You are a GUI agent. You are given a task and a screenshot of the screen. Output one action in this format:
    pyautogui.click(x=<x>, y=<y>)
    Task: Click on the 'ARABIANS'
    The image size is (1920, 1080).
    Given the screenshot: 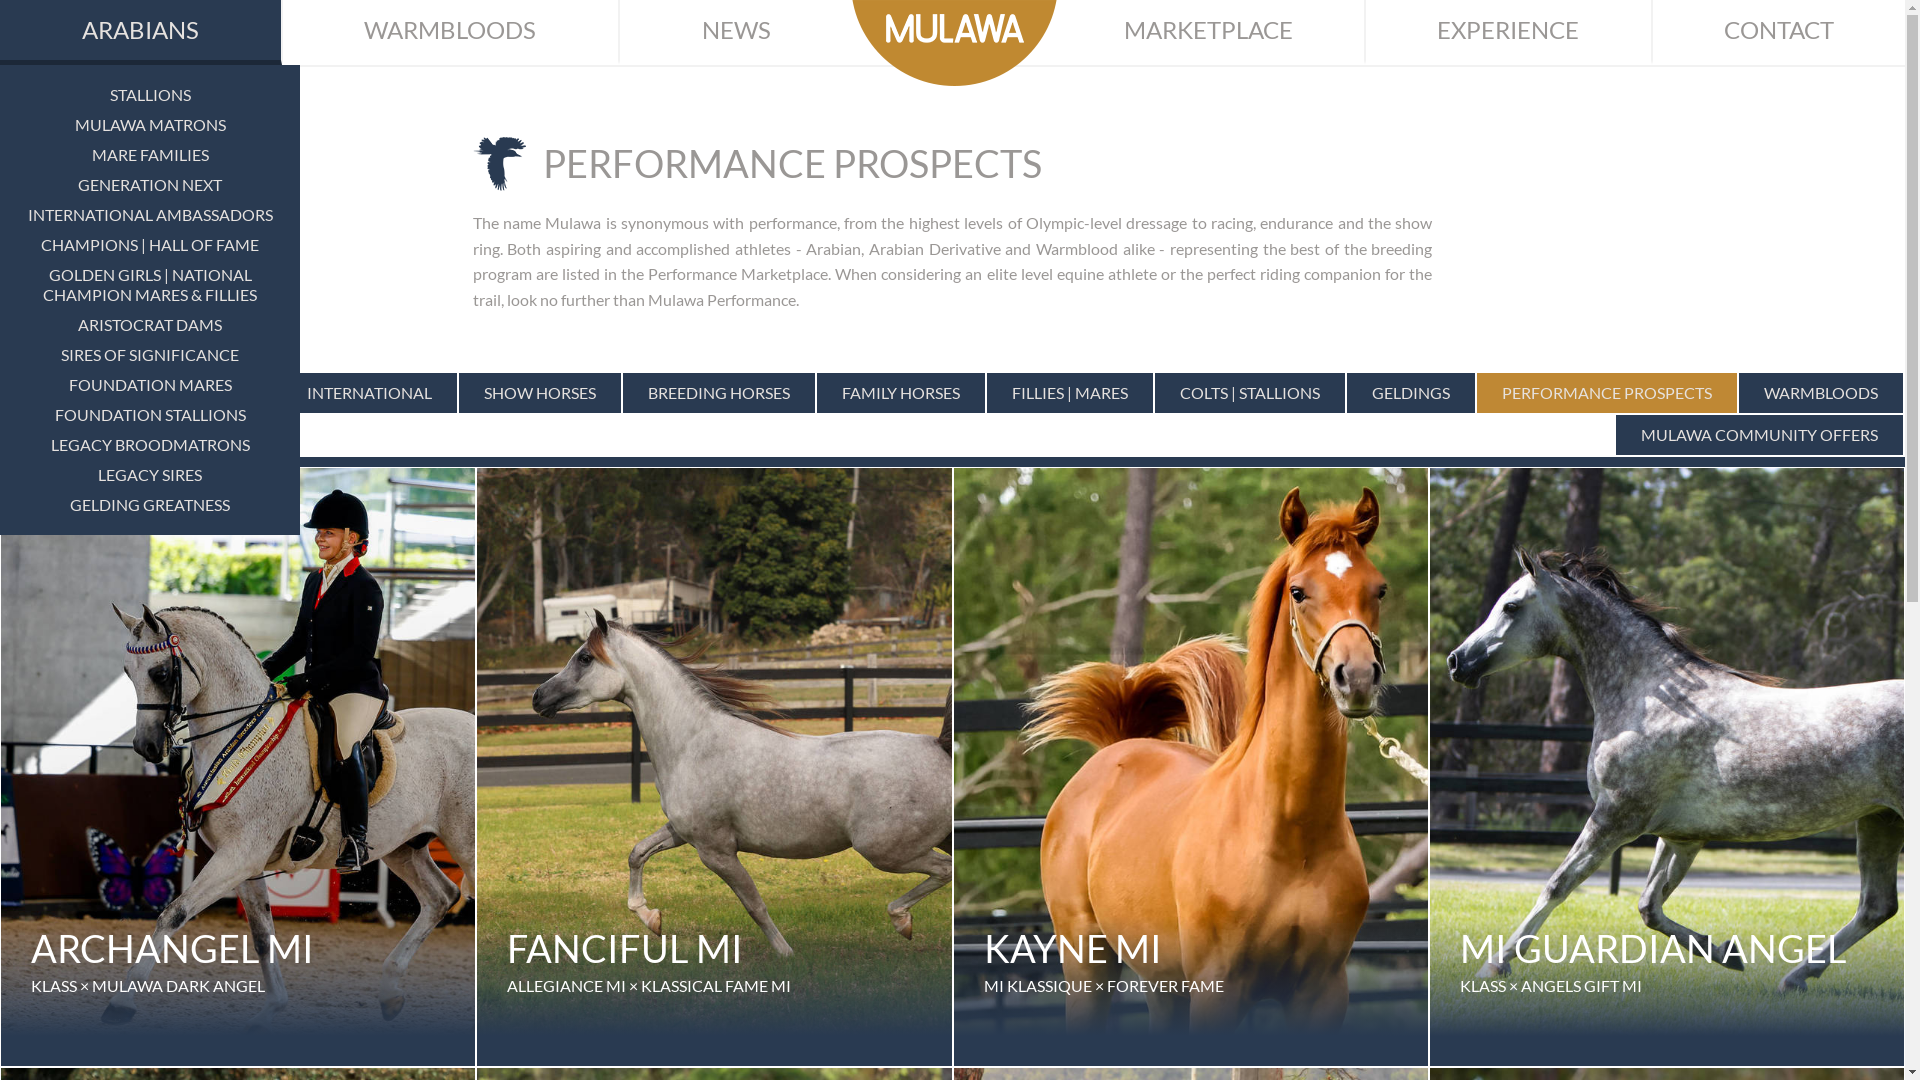 What is the action you would take?
    pyautogui.click(x=139, y=32)
    